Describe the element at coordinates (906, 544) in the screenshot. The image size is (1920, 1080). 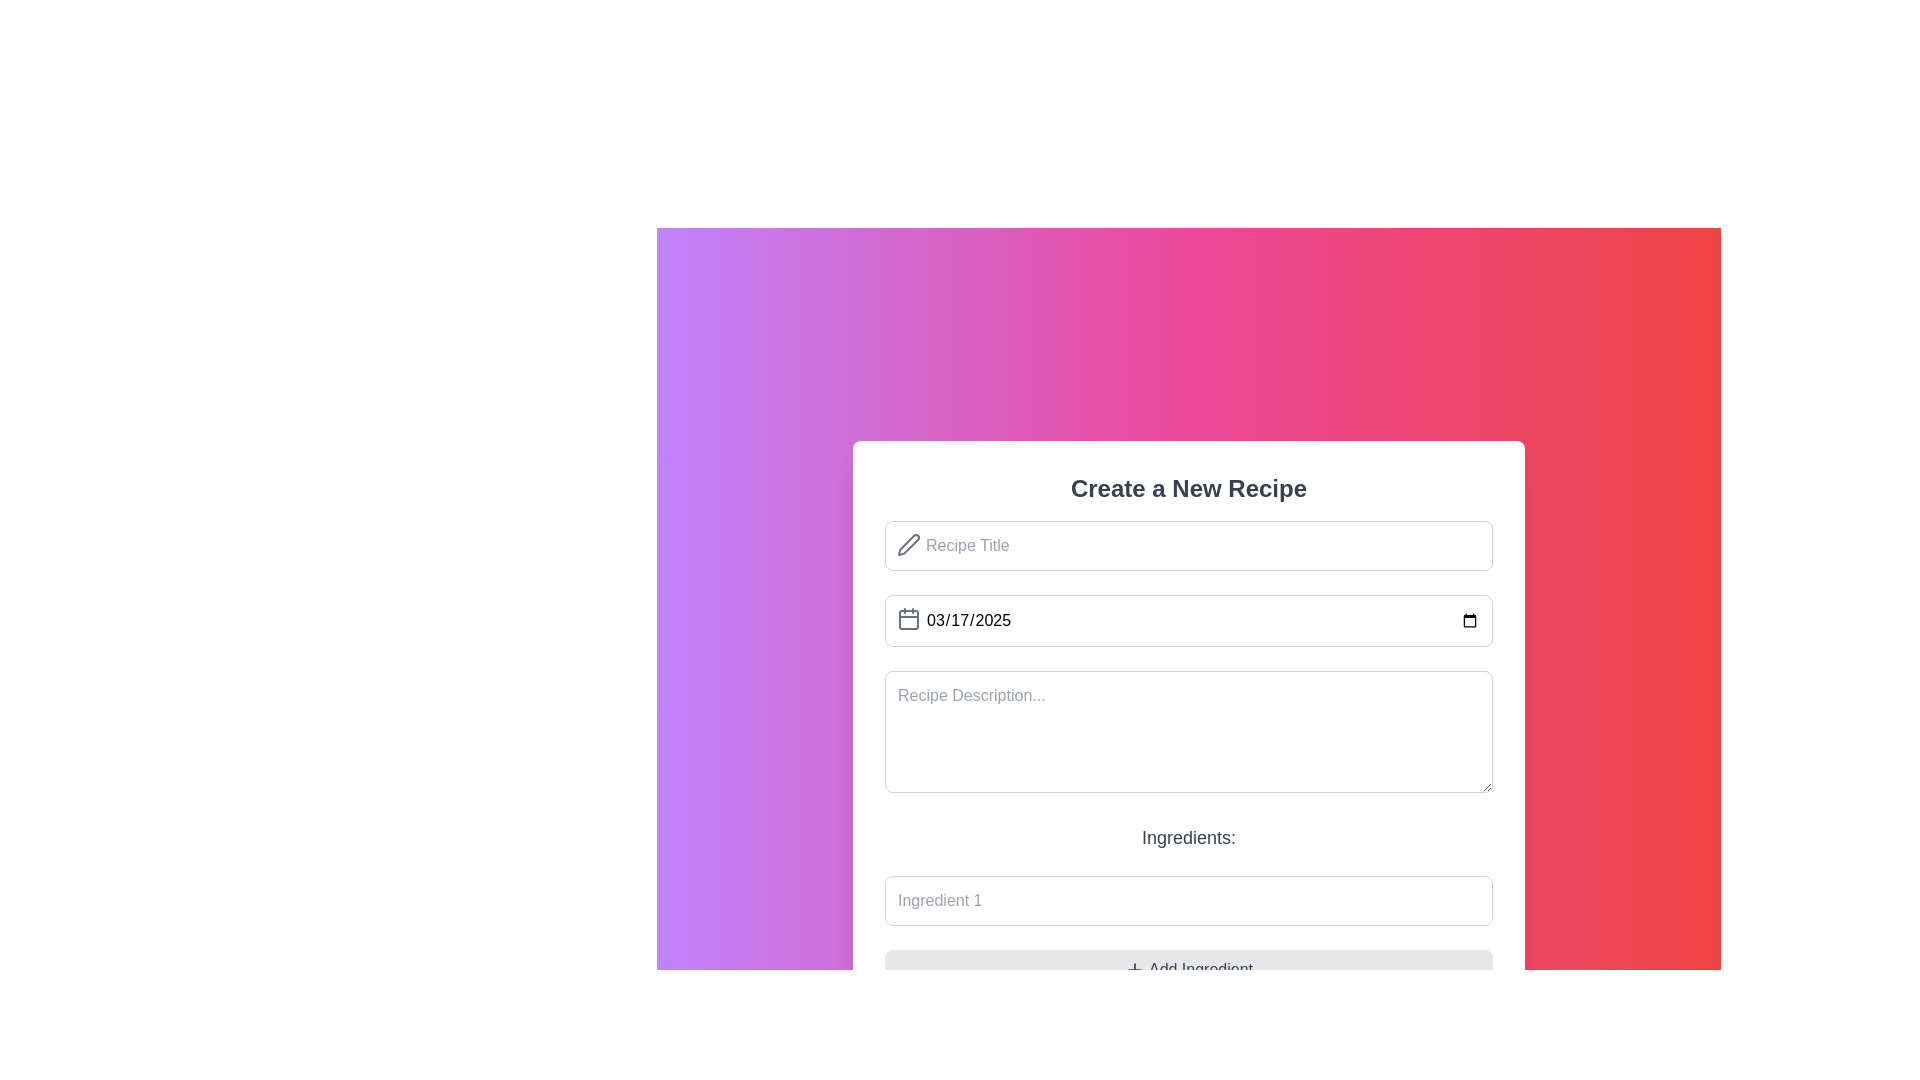
I see `the gray-toned pen icon located at the top left corner of the 'Recipe Title' input field` at that location.